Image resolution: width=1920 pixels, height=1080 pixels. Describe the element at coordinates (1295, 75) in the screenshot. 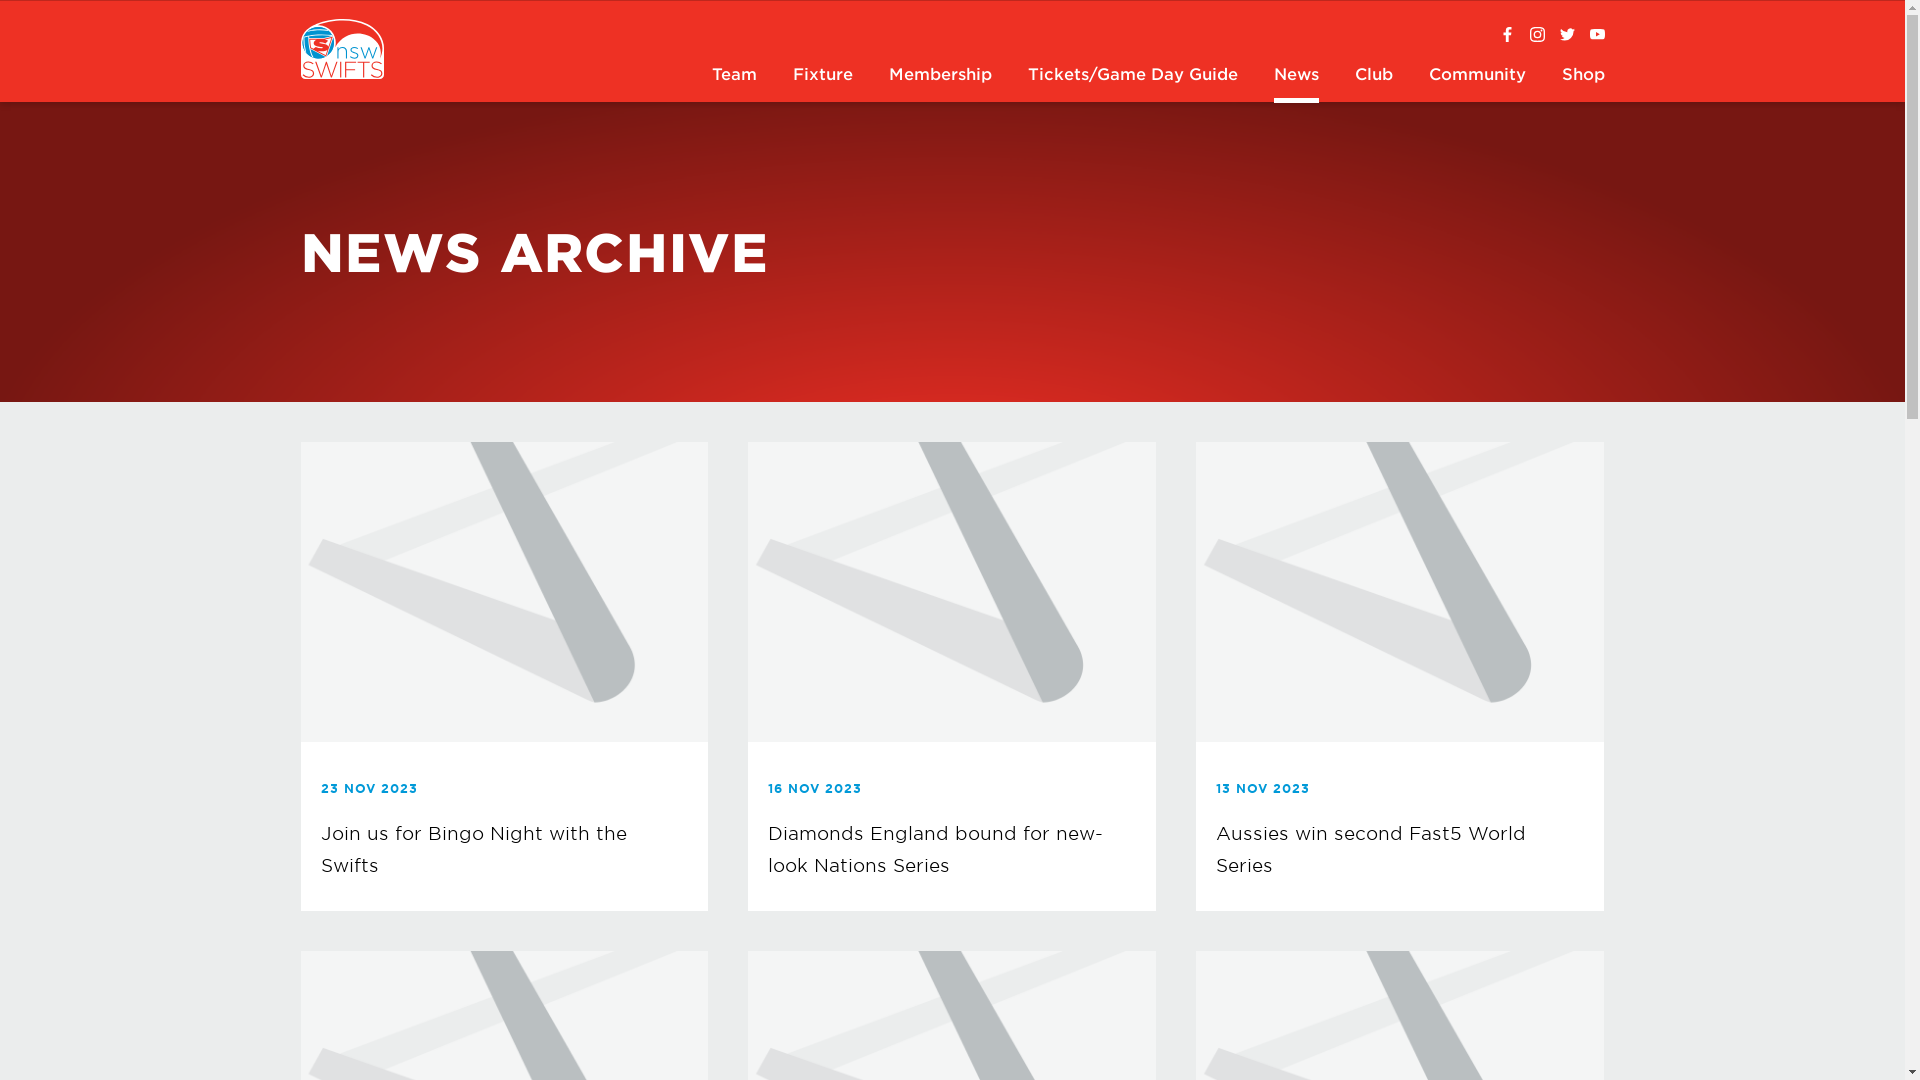

I see `'News'` at that location.